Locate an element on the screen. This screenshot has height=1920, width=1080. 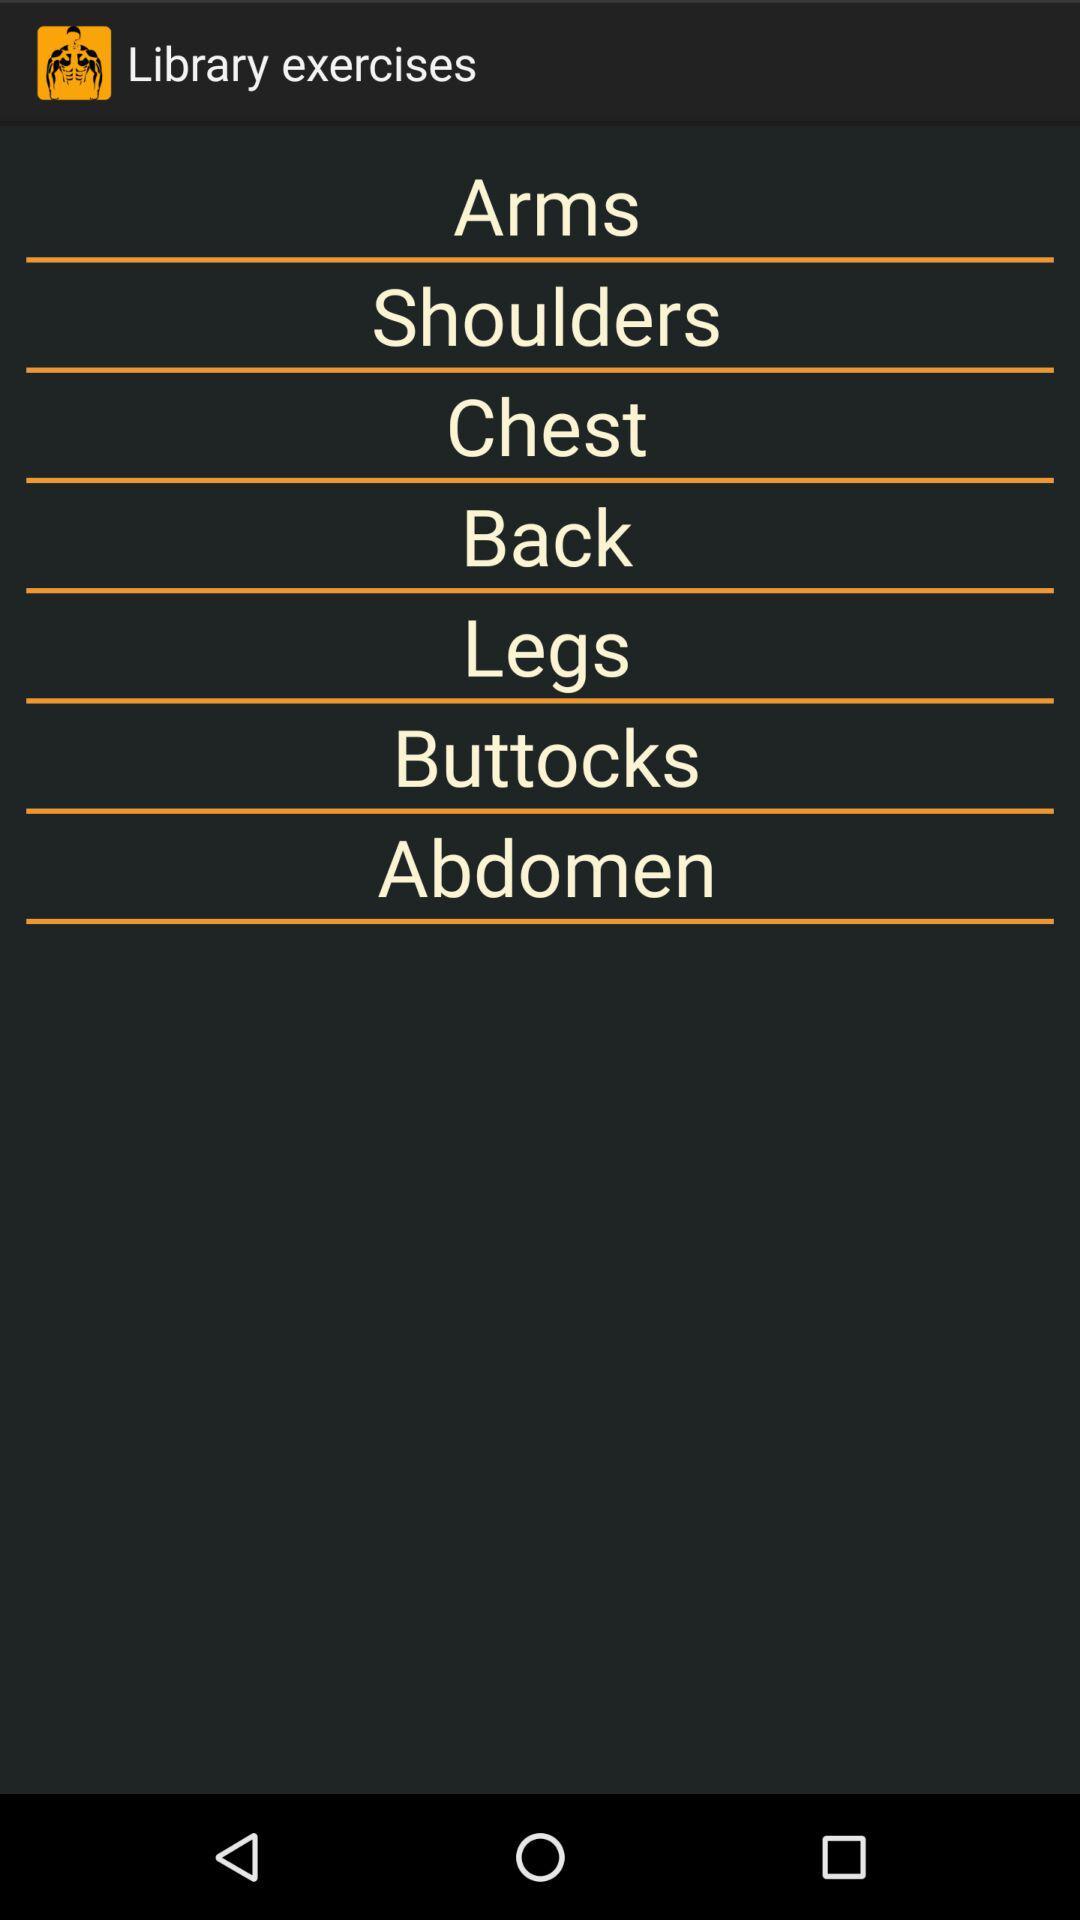
the shoulders app is located at coordinates (540, 314).